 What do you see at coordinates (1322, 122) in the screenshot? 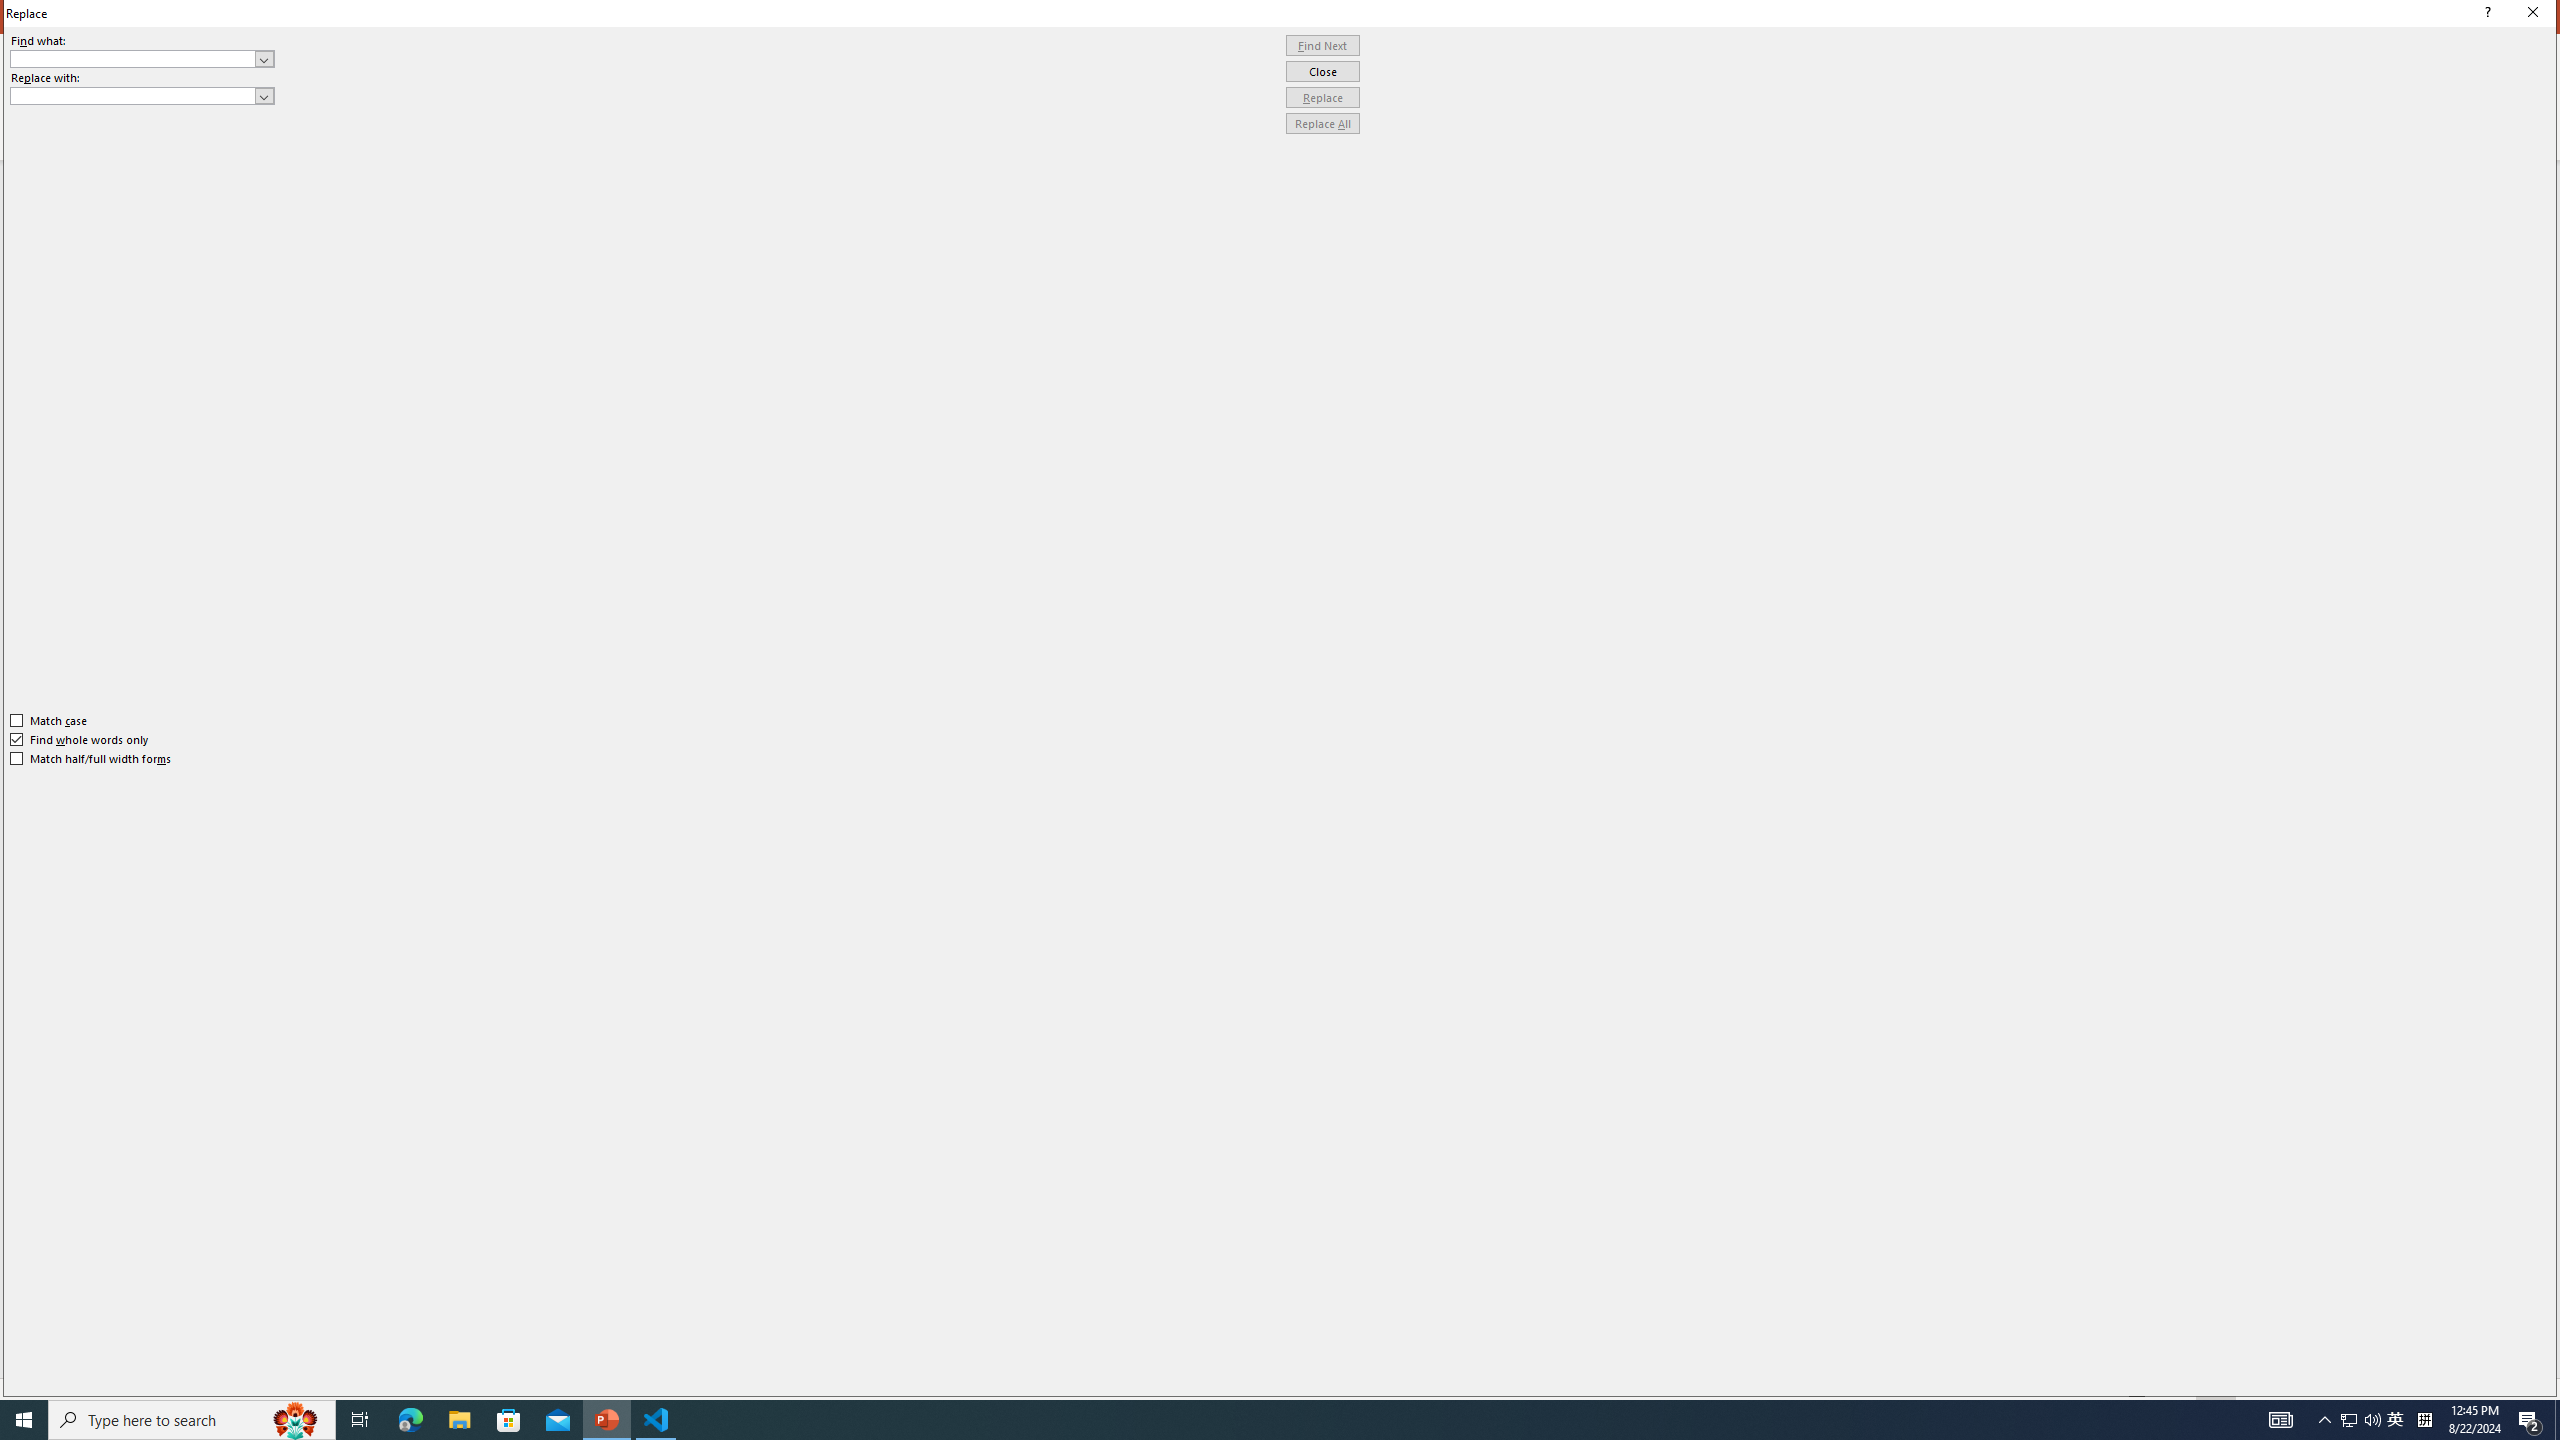
I see `'Replace All'` at bounding box center [1322, 122].